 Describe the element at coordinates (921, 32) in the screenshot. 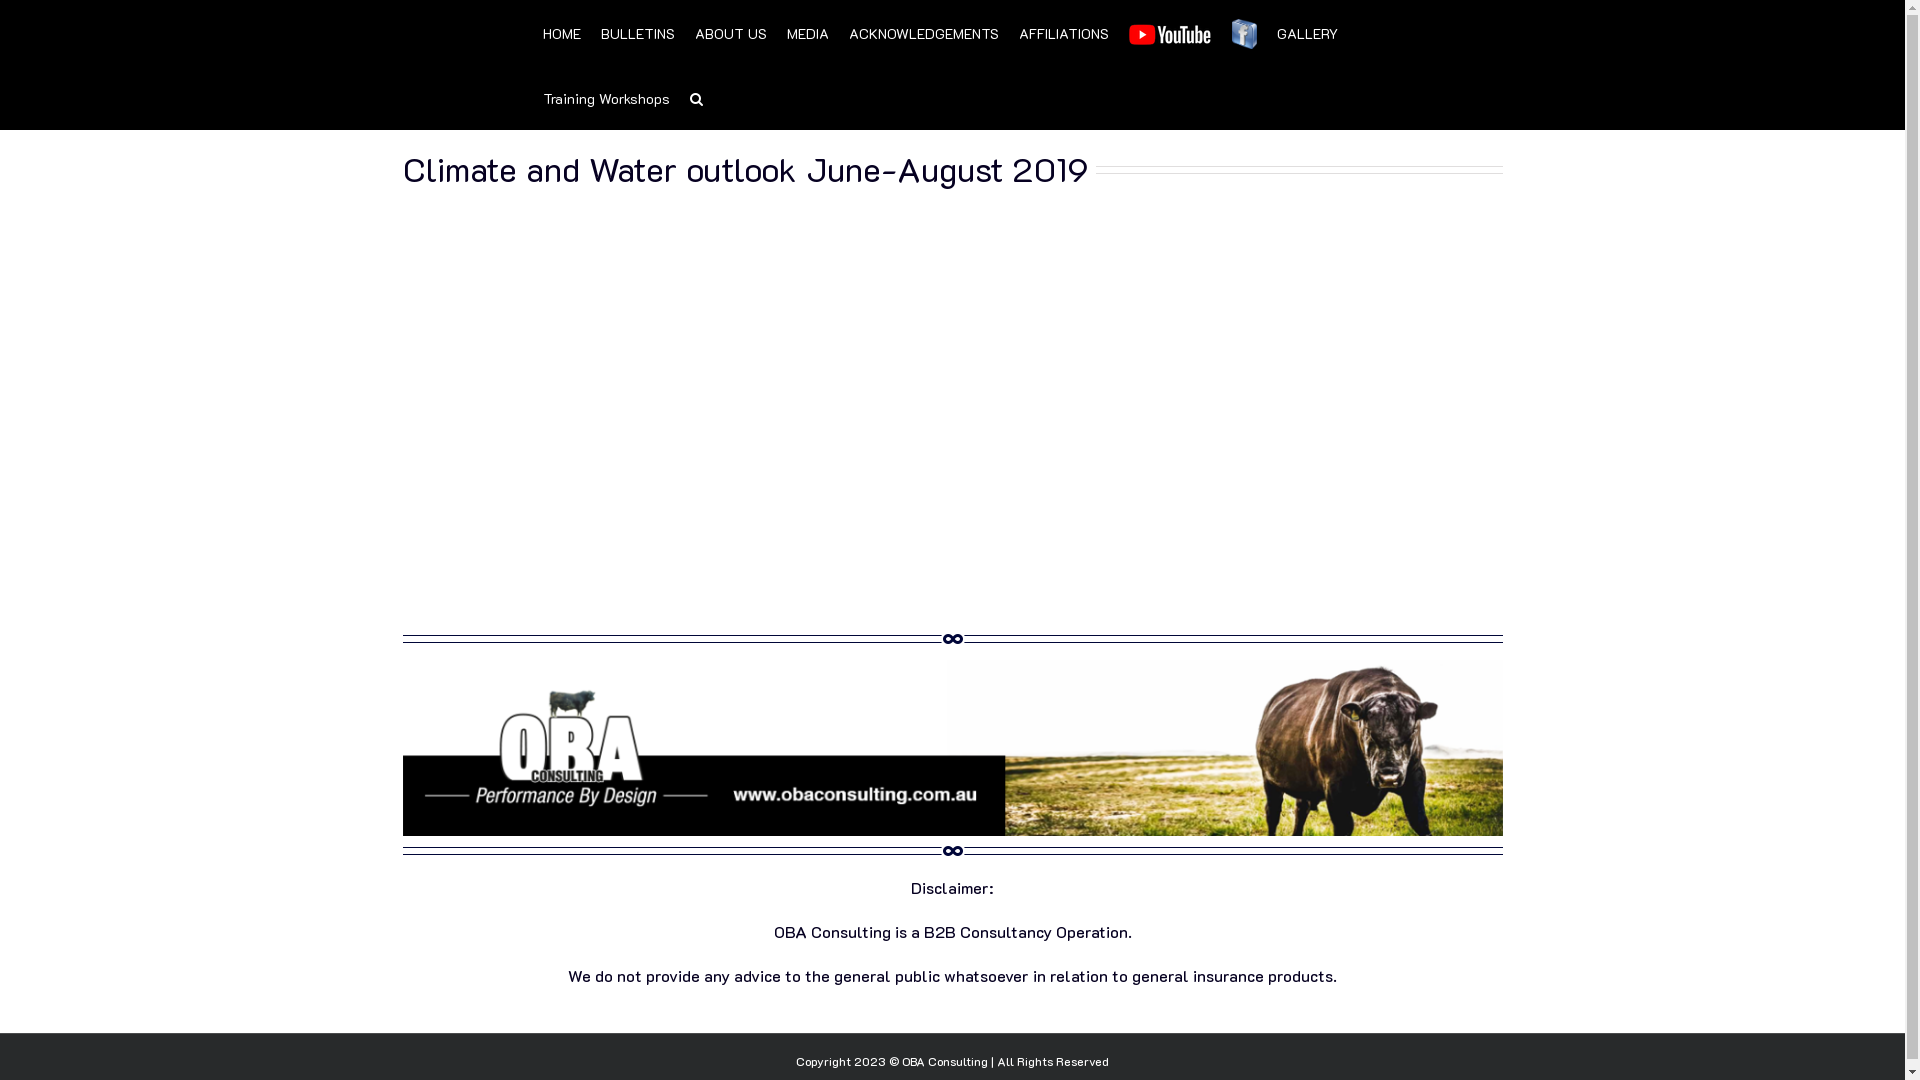

I see `'ACKNOWLEDGEMENTS'` at that location.